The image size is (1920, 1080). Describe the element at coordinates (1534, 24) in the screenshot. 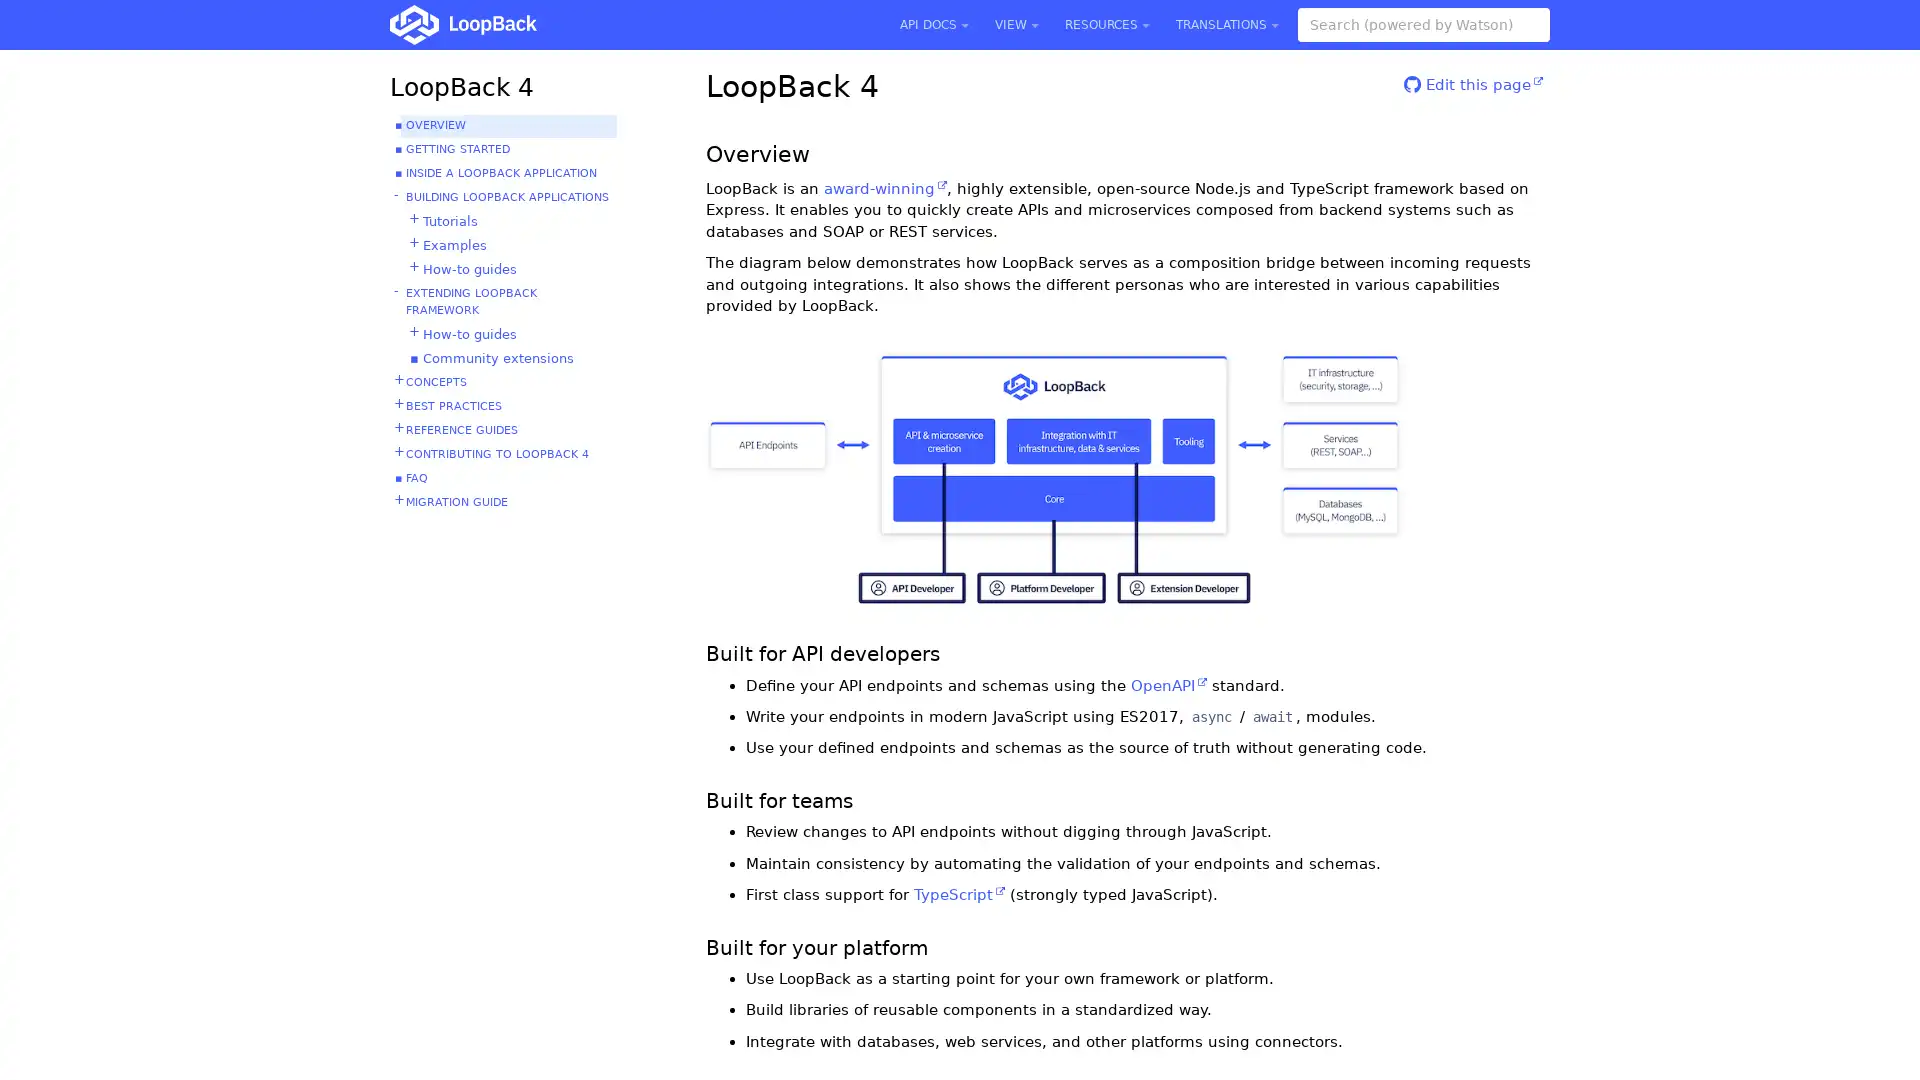

I see `search` at that location.